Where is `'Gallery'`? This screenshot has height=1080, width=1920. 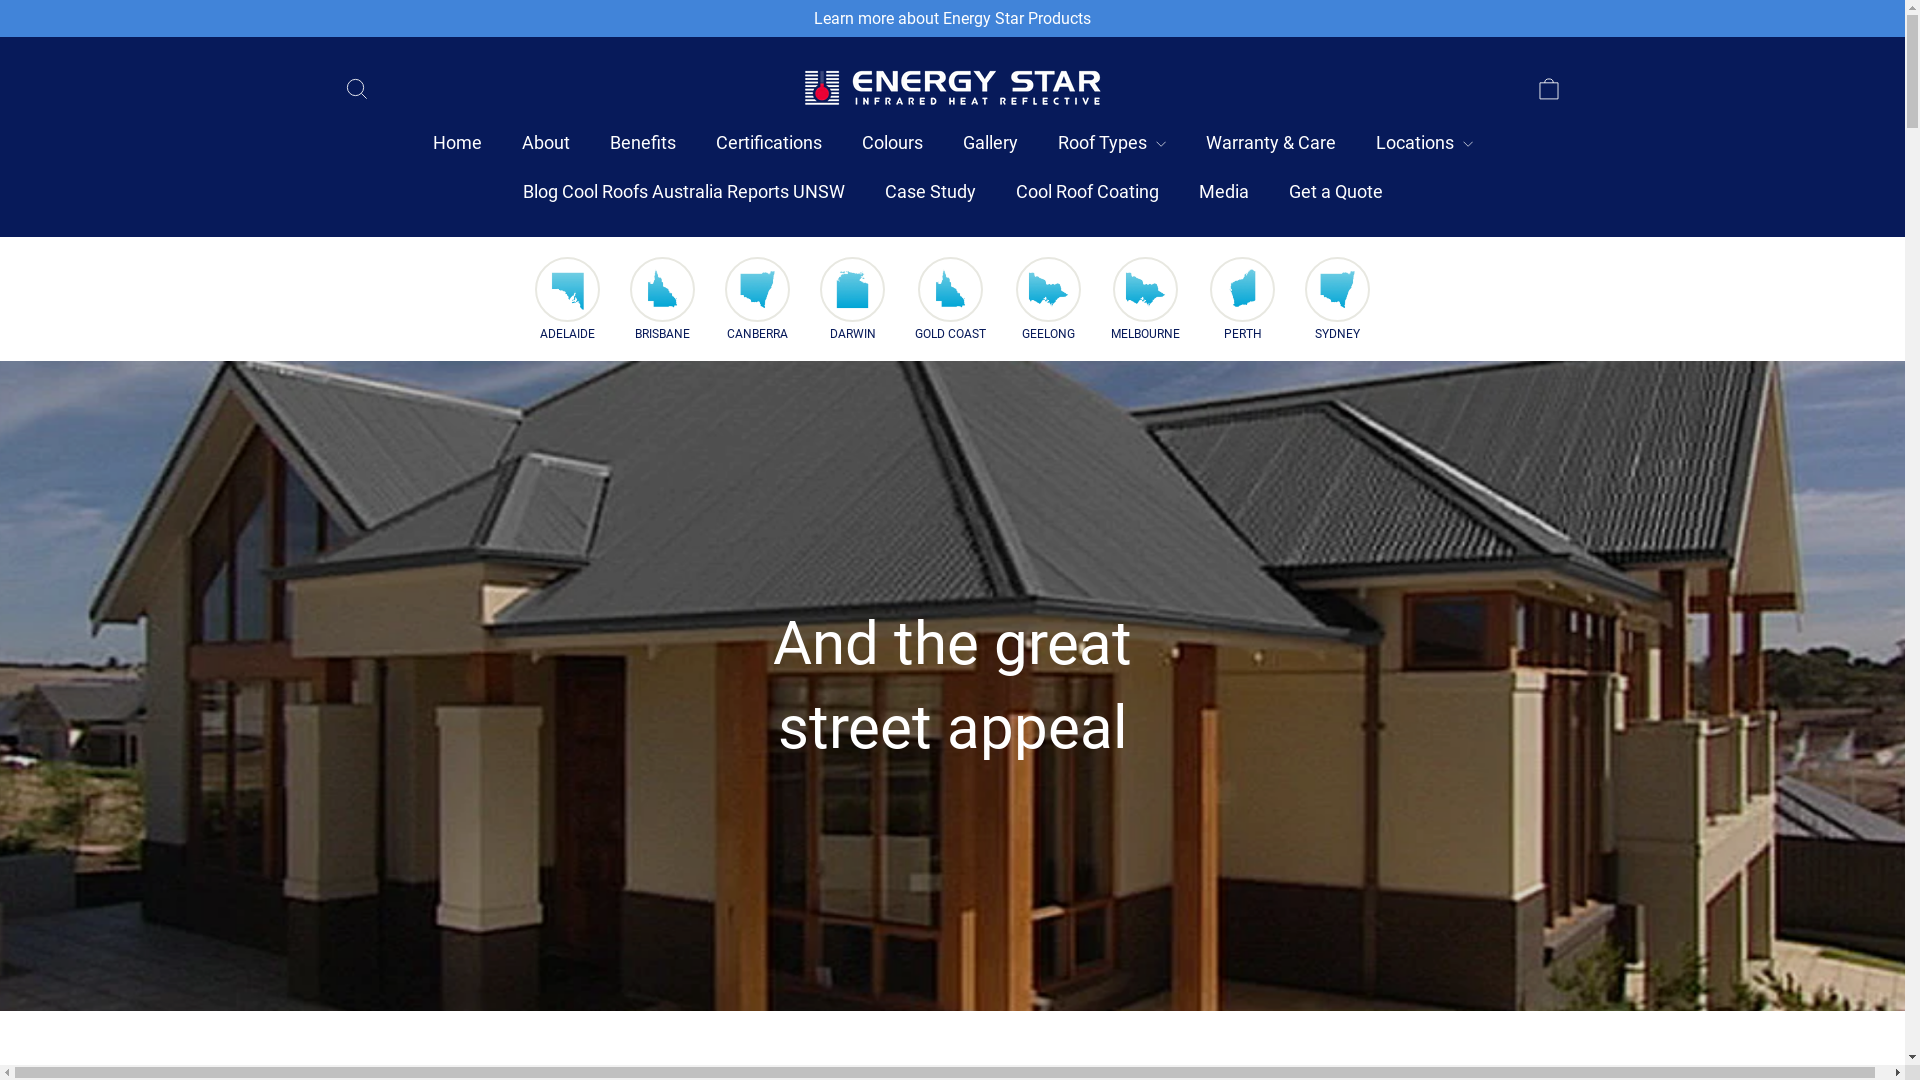
'Gallery' is located at coordinates (940, 142).